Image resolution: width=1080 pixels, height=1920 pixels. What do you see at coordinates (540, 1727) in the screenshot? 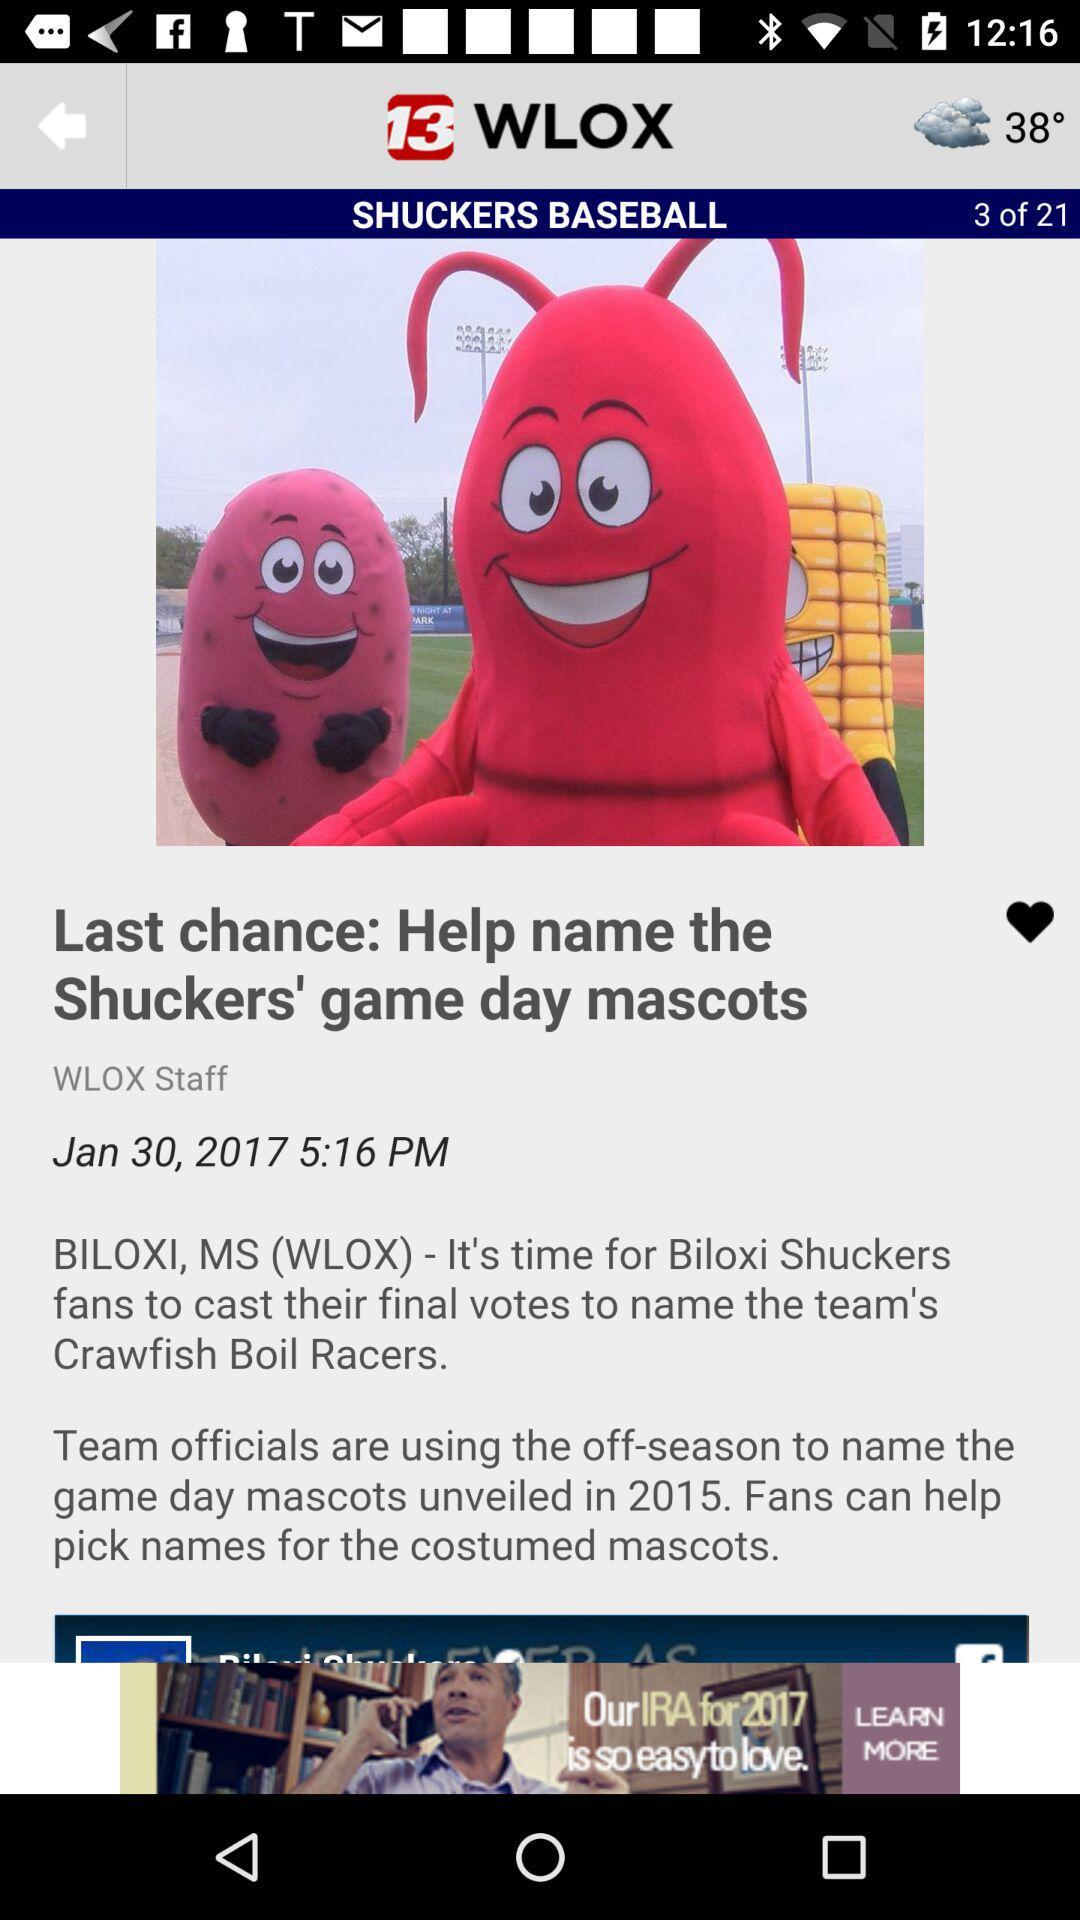
I see `open advertisement` at bounding box center [540, 1727].